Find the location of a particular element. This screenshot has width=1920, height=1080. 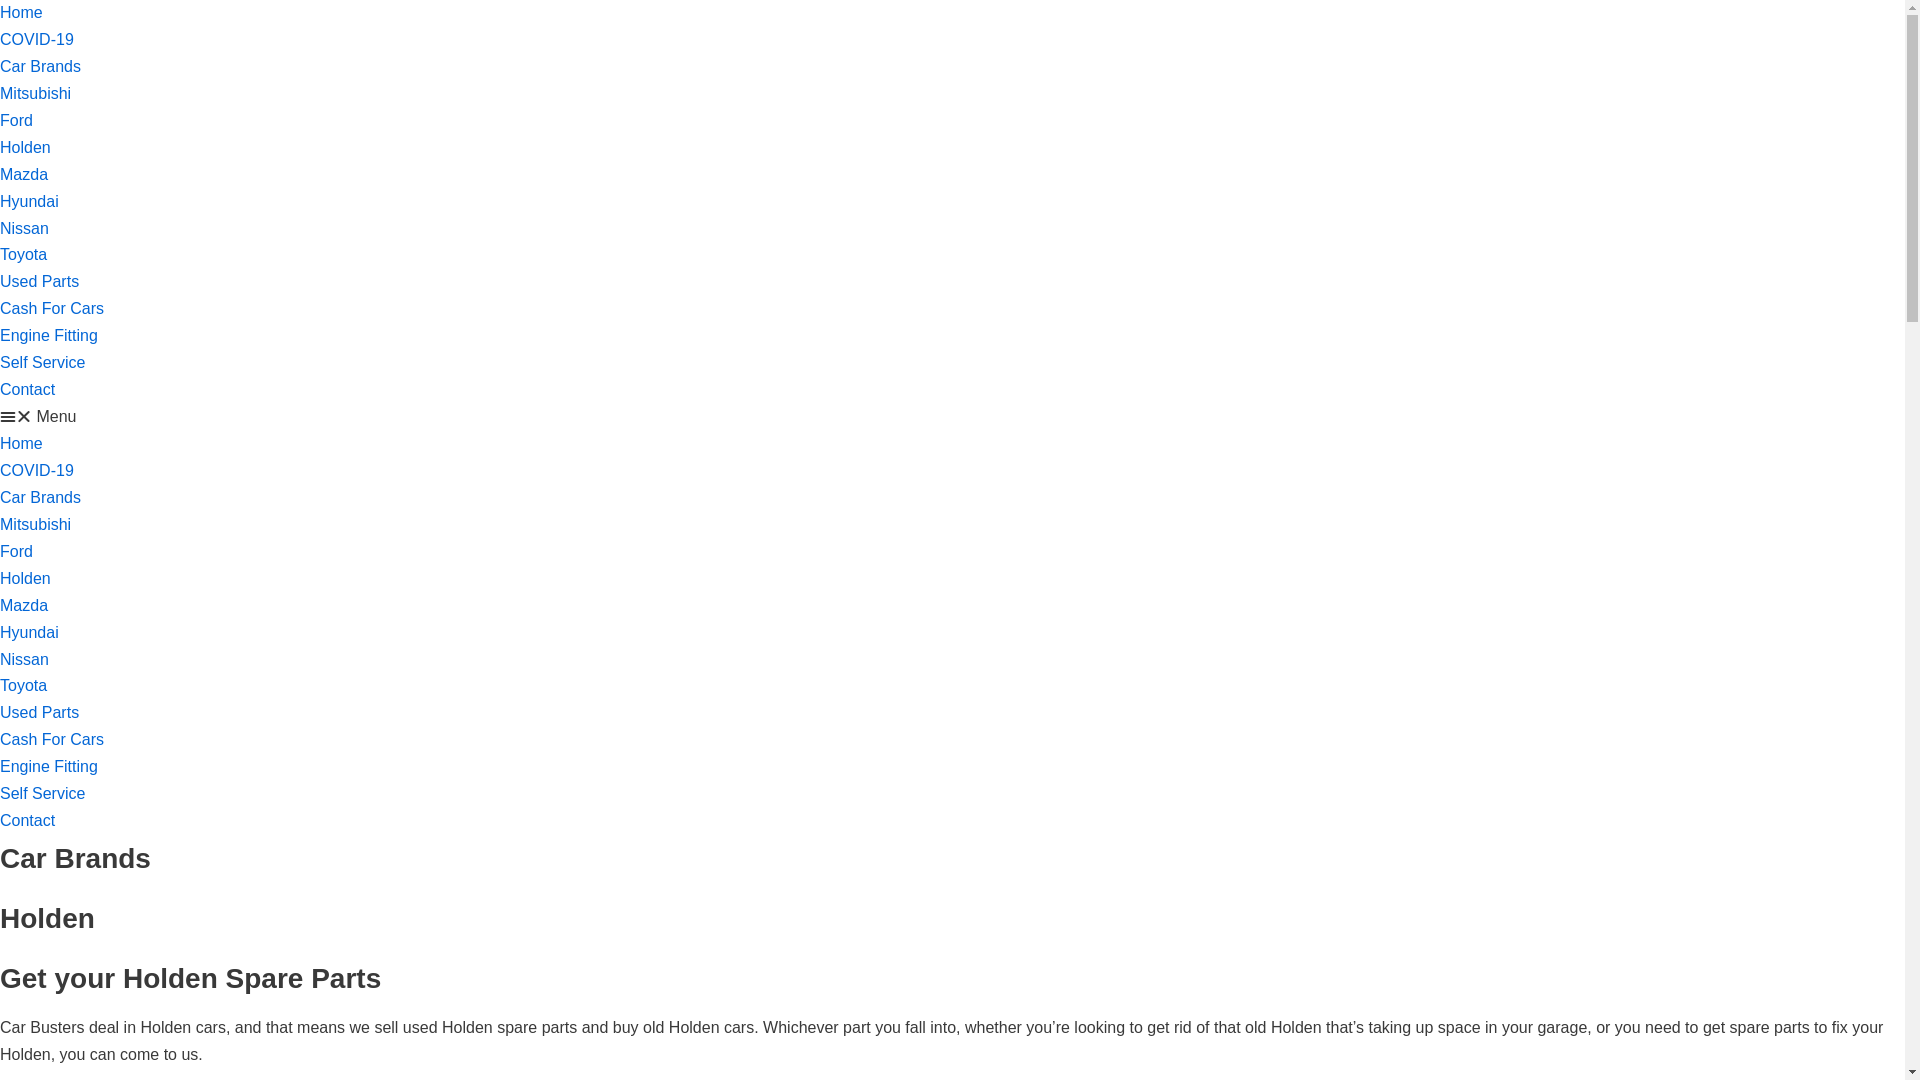

'Self Service' is located at coordinates (0, 362).